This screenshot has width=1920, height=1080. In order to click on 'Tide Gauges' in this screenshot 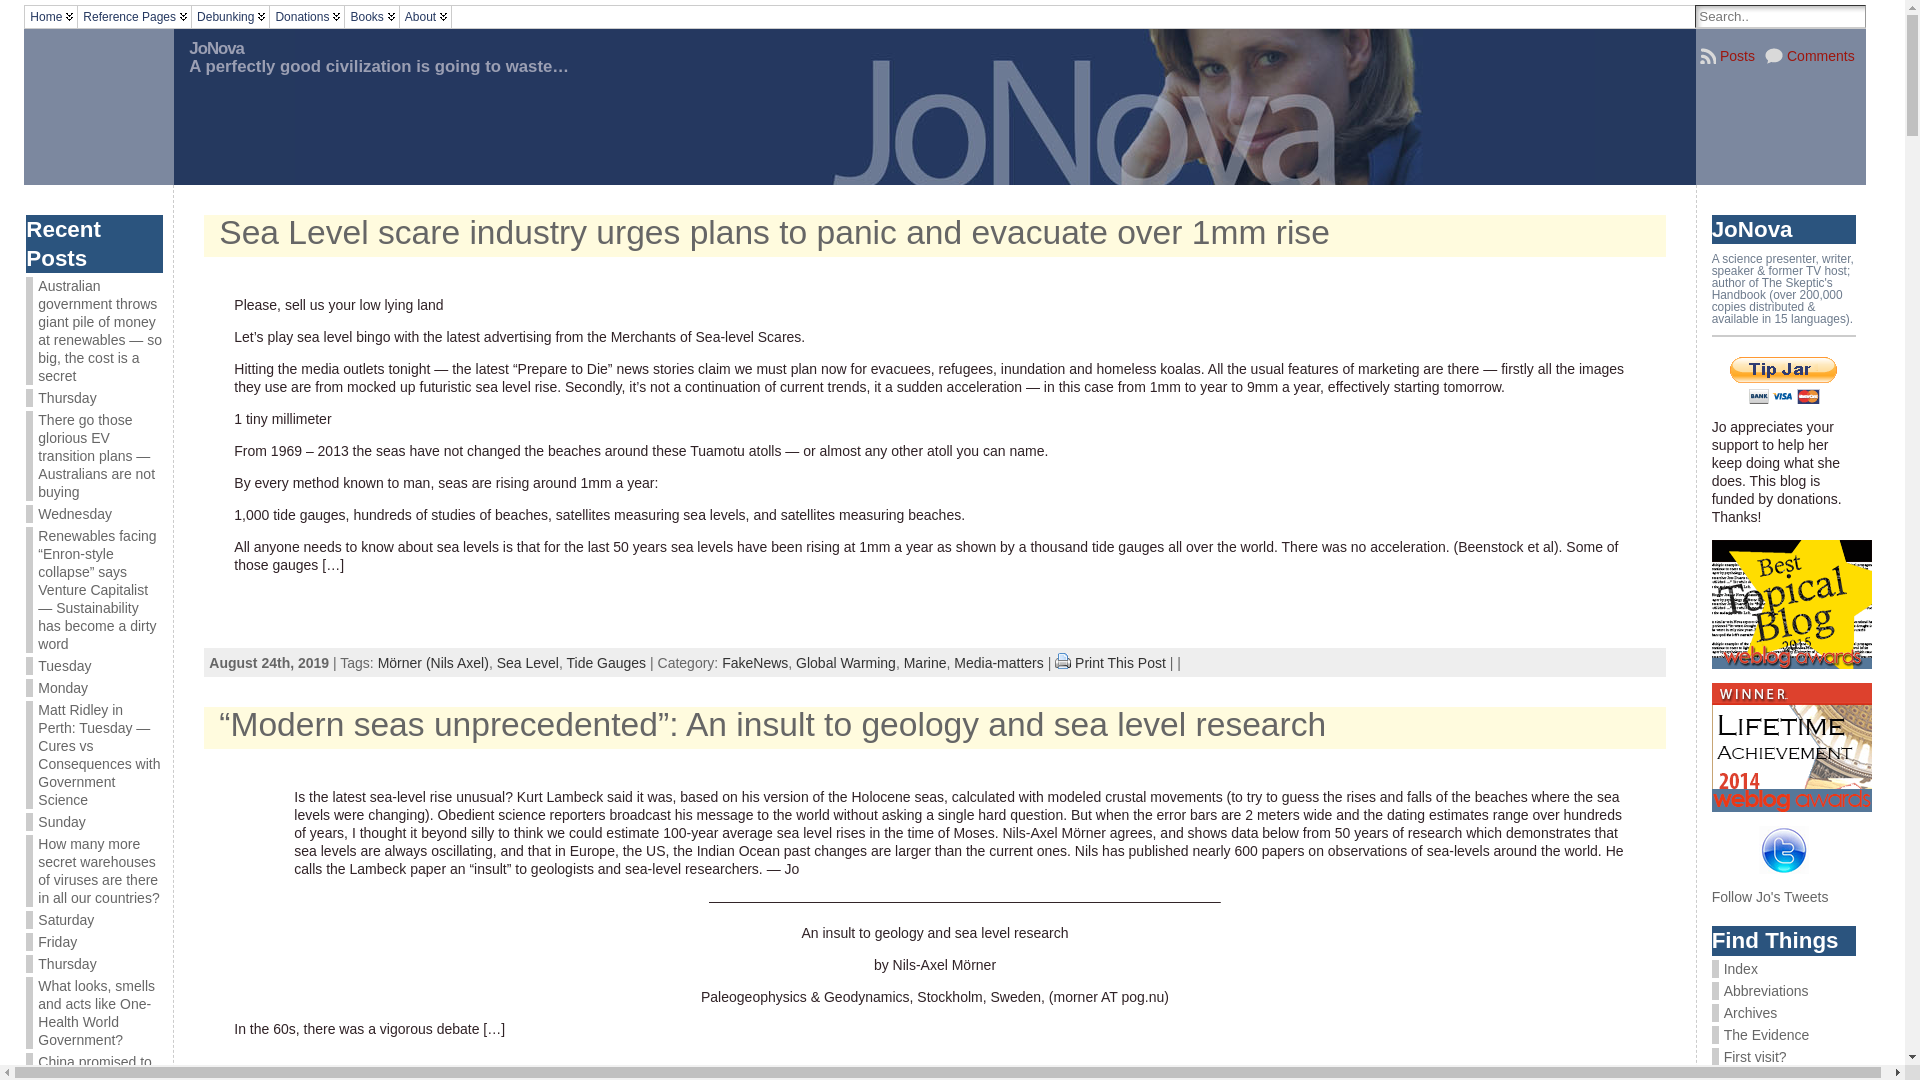, I will do `click(604, 663)`.